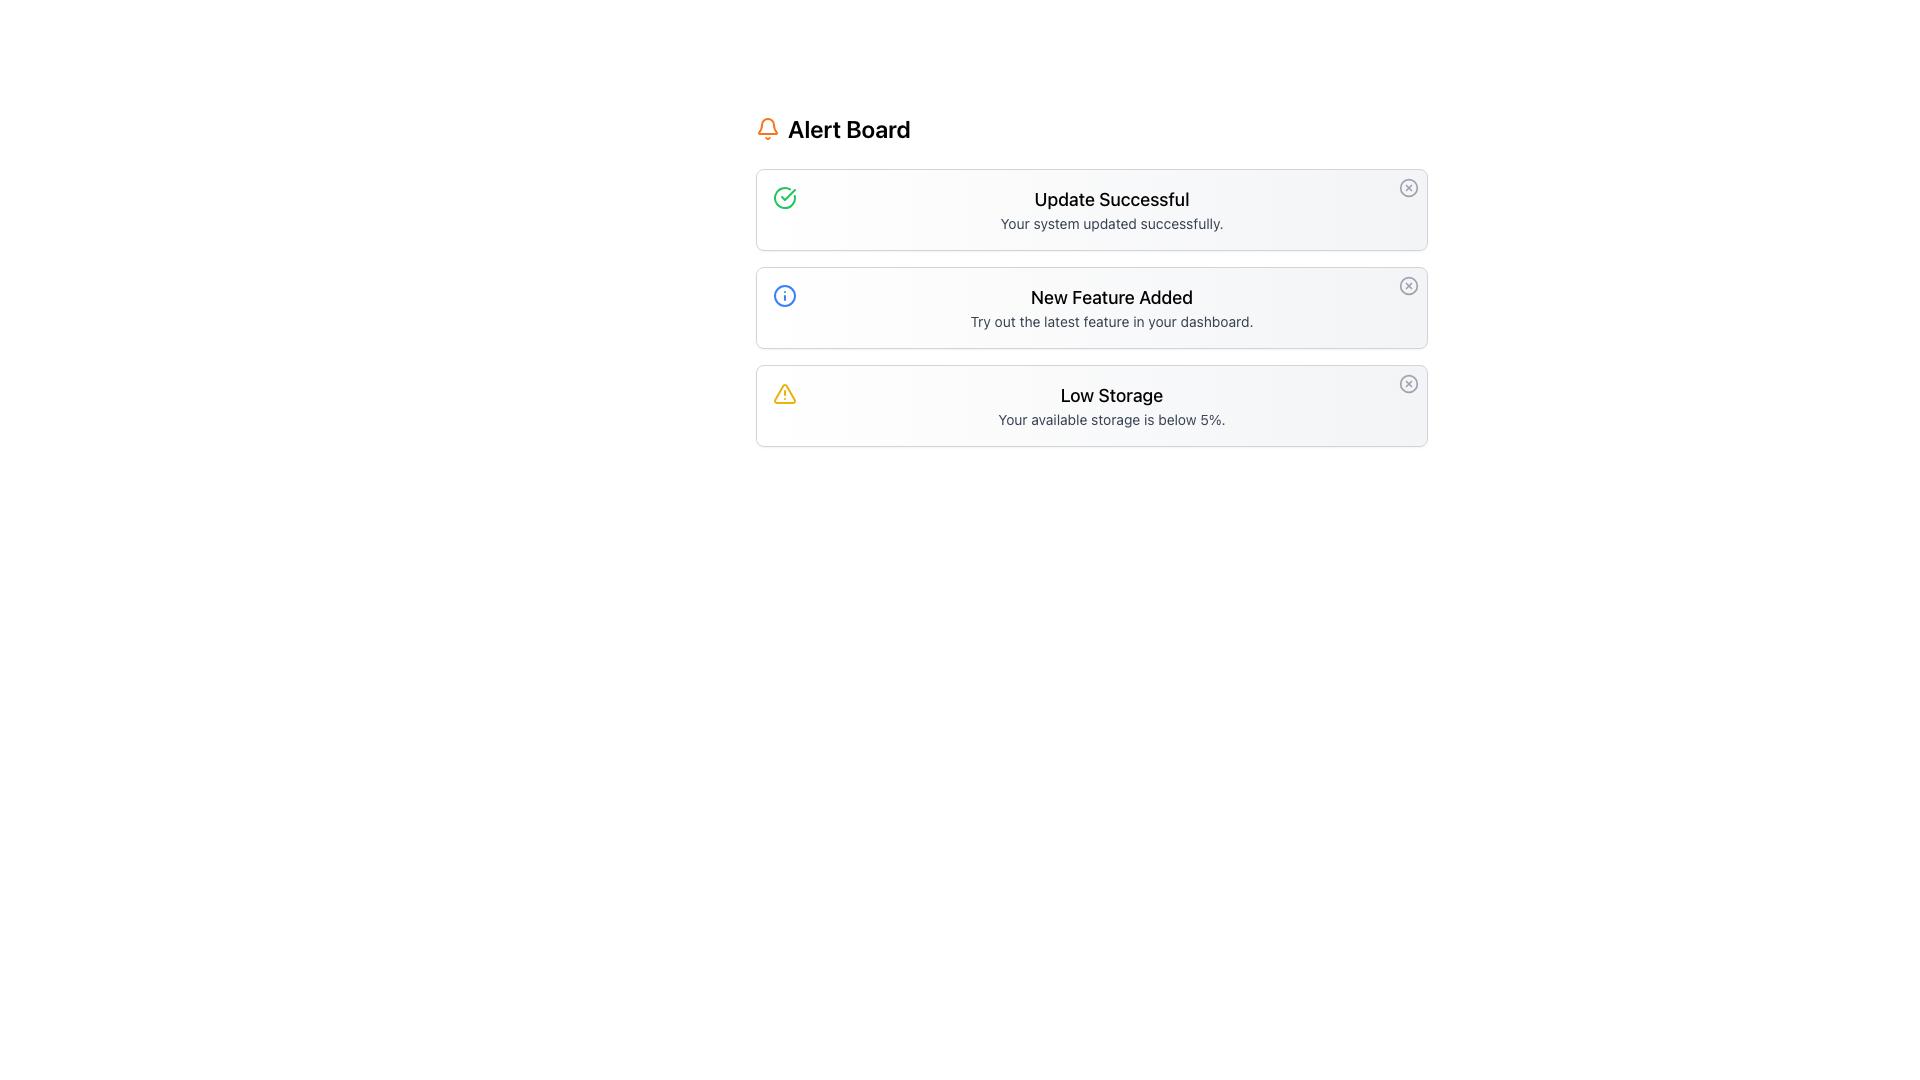 The height and width of the screenshot is (1080, 1920). I want to click on the text section displaying the message 'Your system updated successfully.' positioned below the title 'Update Successful' in the notification card, so click(1111, 223).